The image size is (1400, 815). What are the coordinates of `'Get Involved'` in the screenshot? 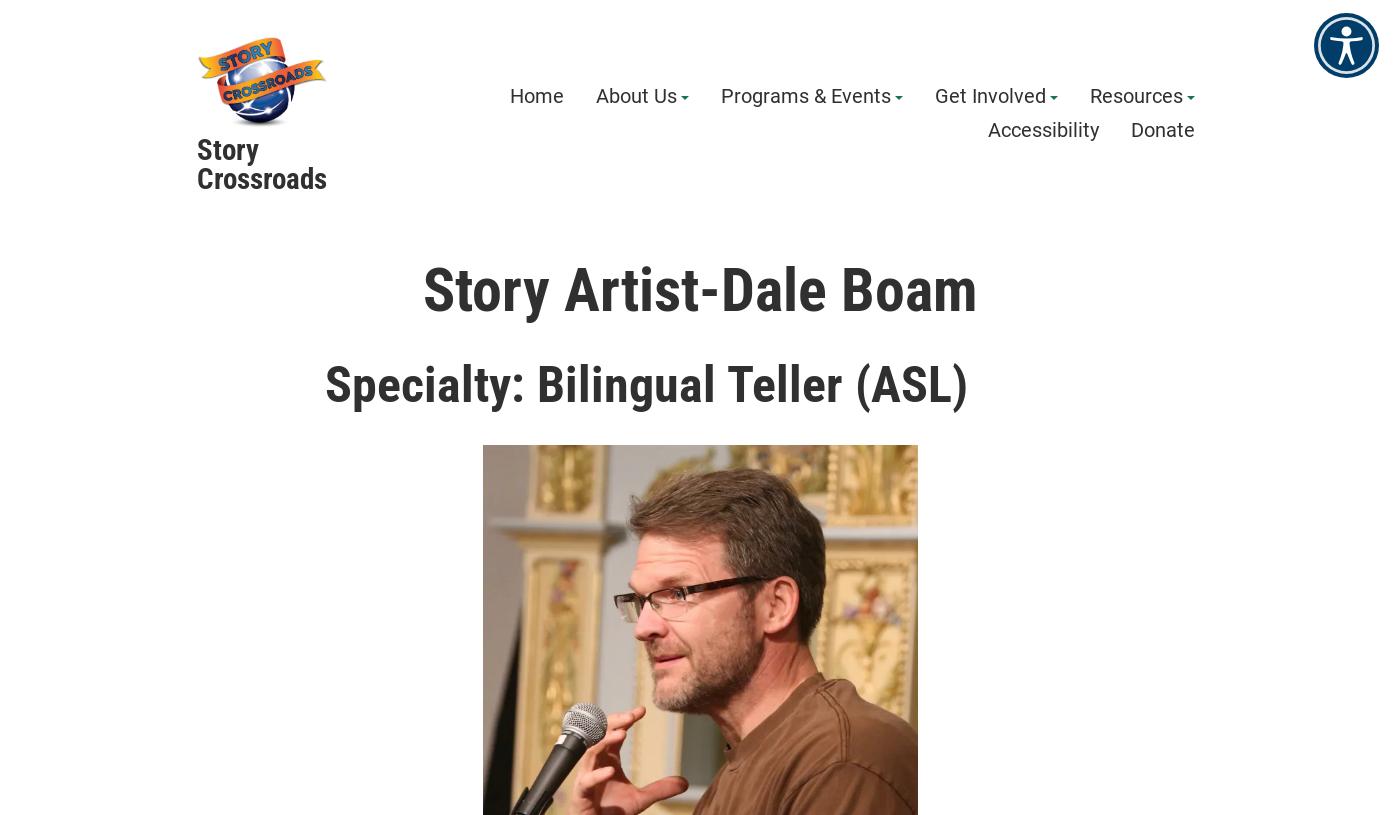 It's located at (934, 95).